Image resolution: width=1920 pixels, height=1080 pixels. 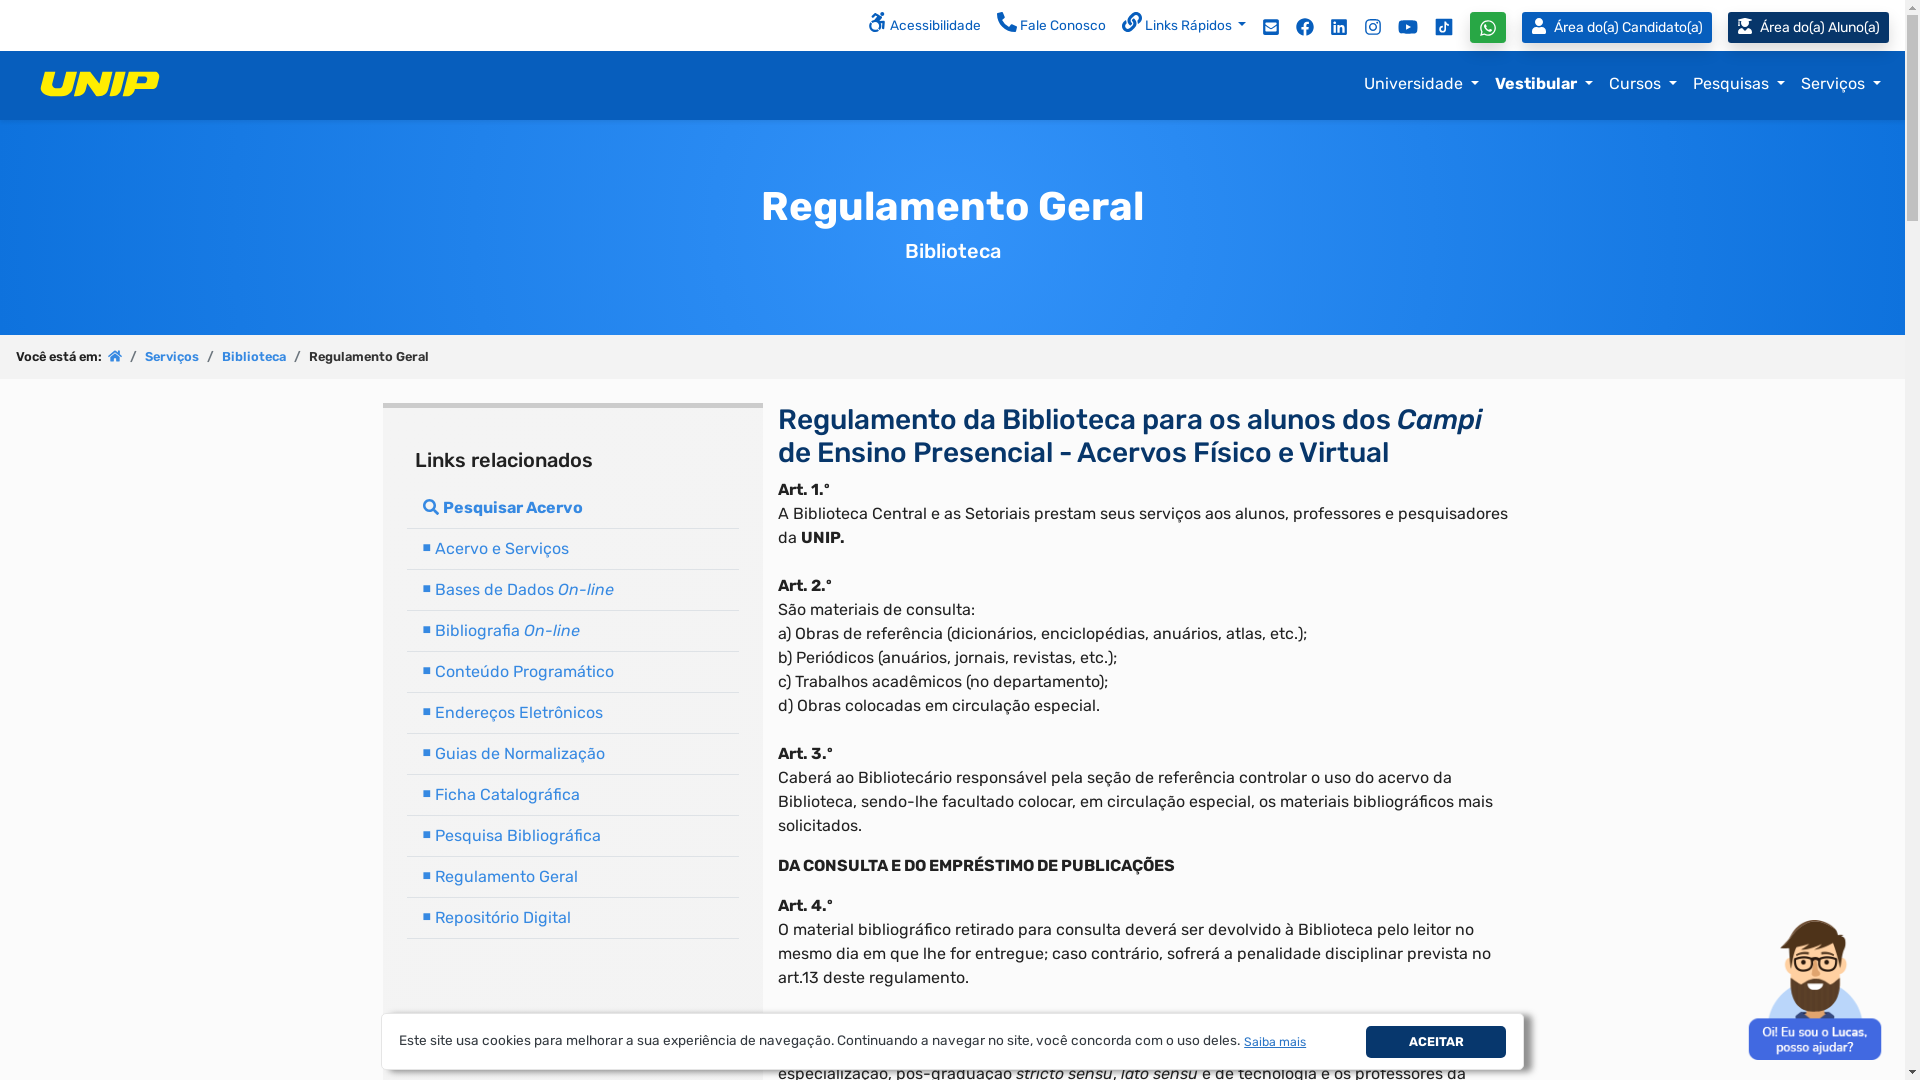 What do you see at coordinates (1434, 1040) in the screenshot?
I see `'ACEITAR'` at bounding box center [1434, 1040].